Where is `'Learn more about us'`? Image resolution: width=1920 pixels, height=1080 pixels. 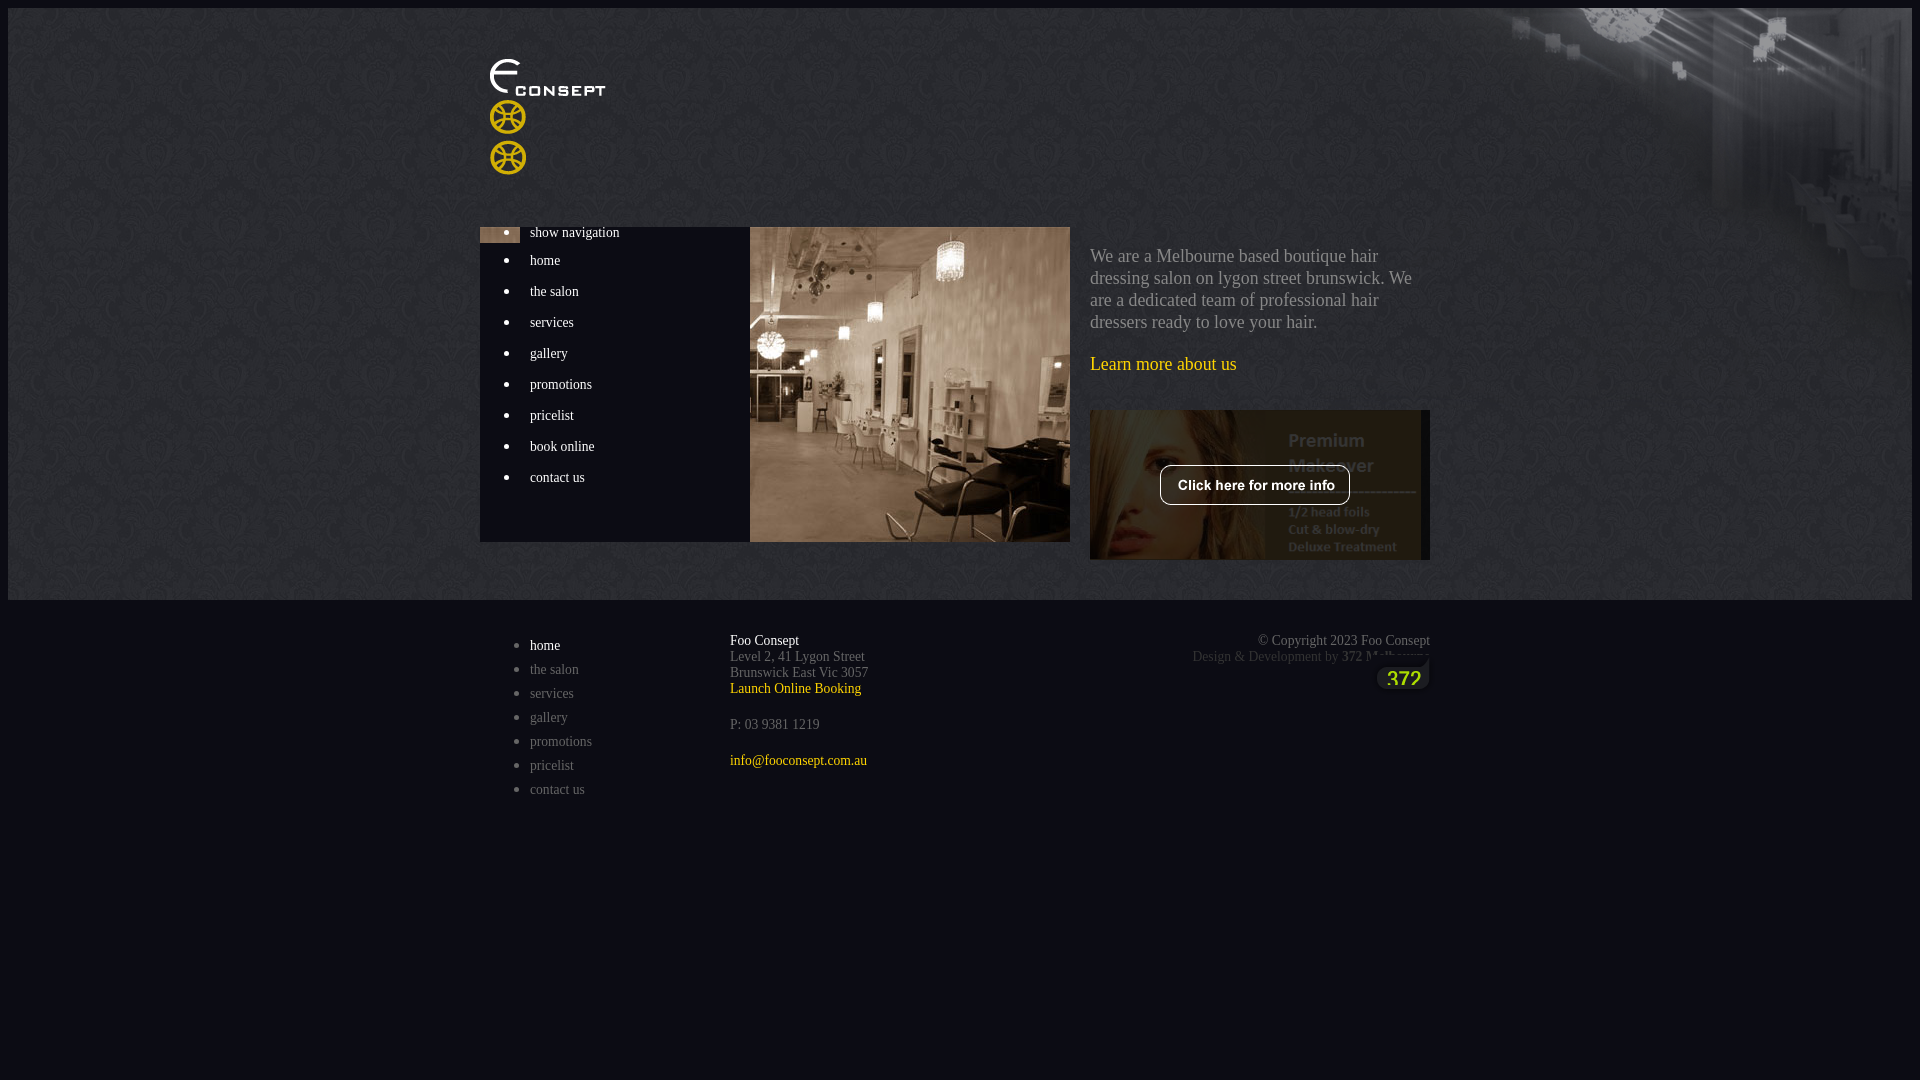
'Learn more about us' is located at coordinates (1163, 363).